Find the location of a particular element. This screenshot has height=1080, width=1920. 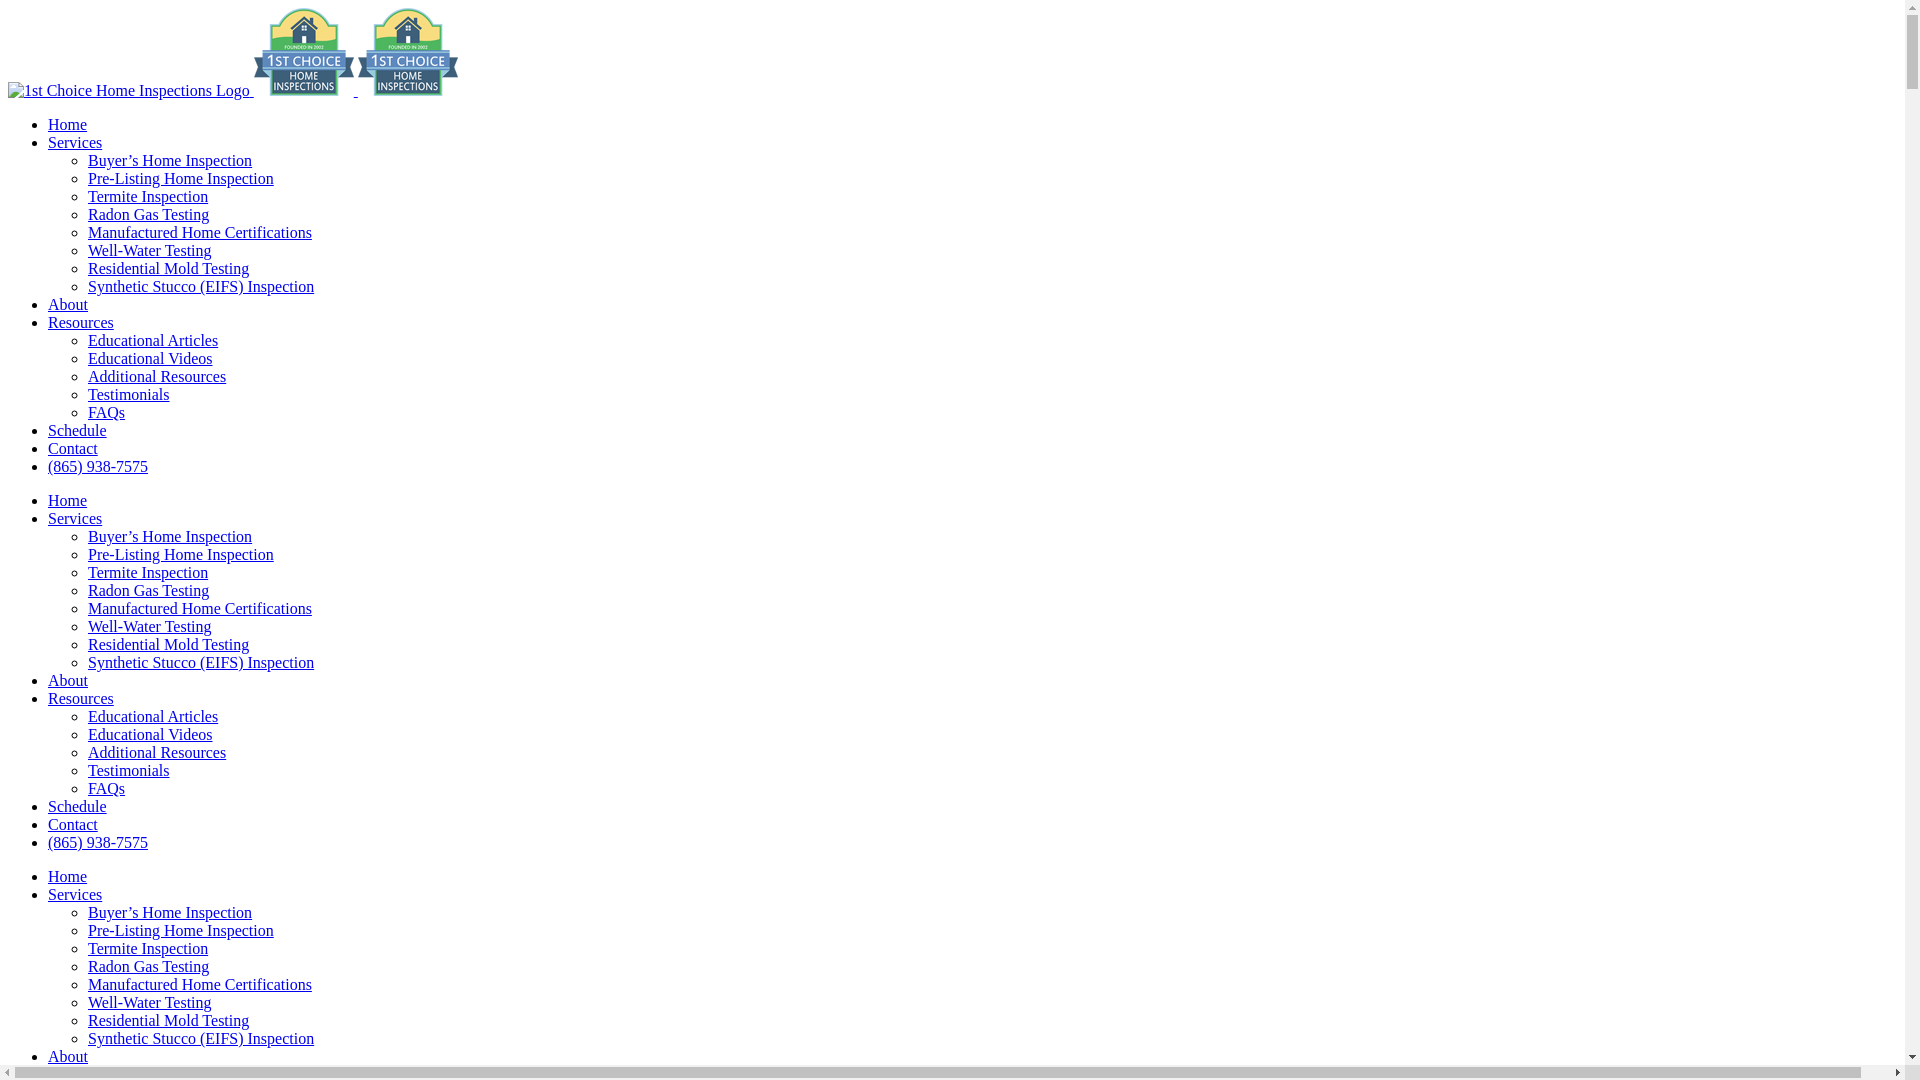

'Schedule' is located at coordinates (77, 805).